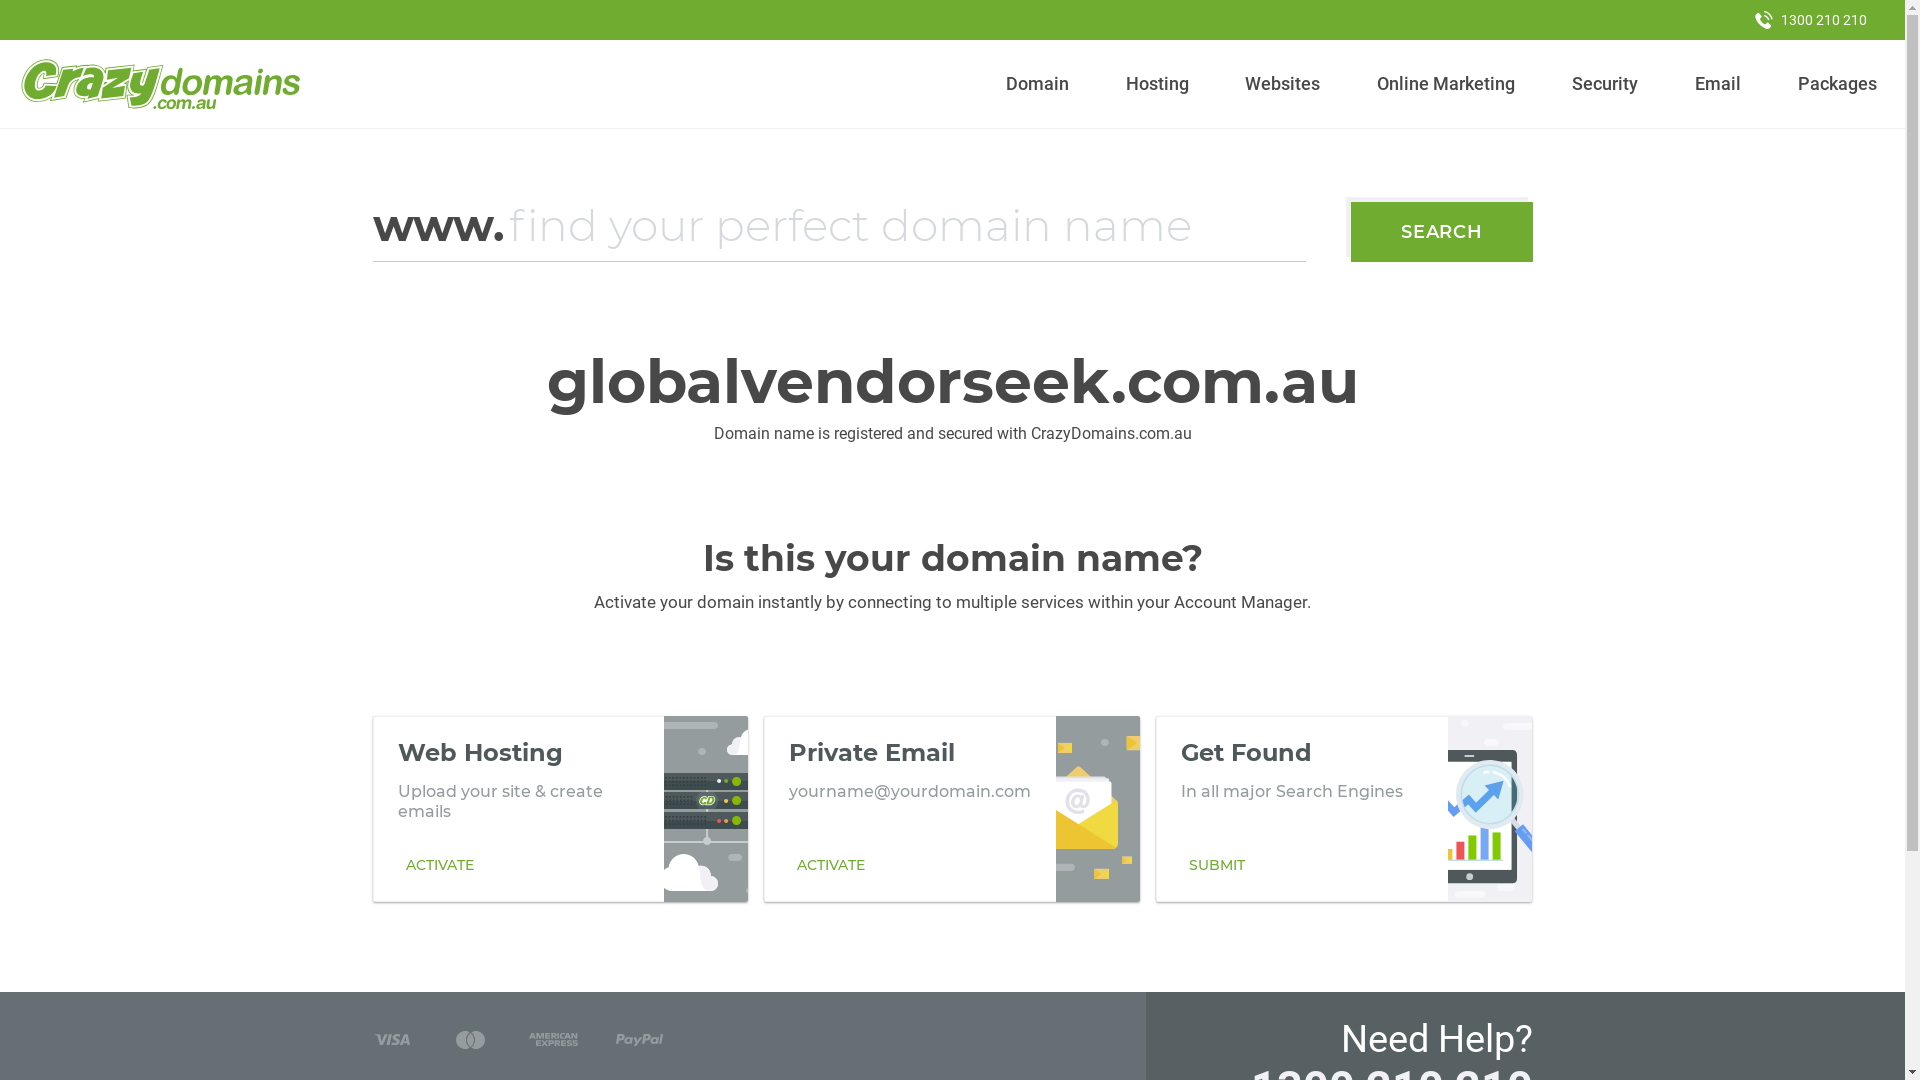 This screenshot has height=1080, width=1920. What do you see at coordinates (560, 808) in the screenshot?
I see `'Web Hosting` at bounding box center [560, 808].